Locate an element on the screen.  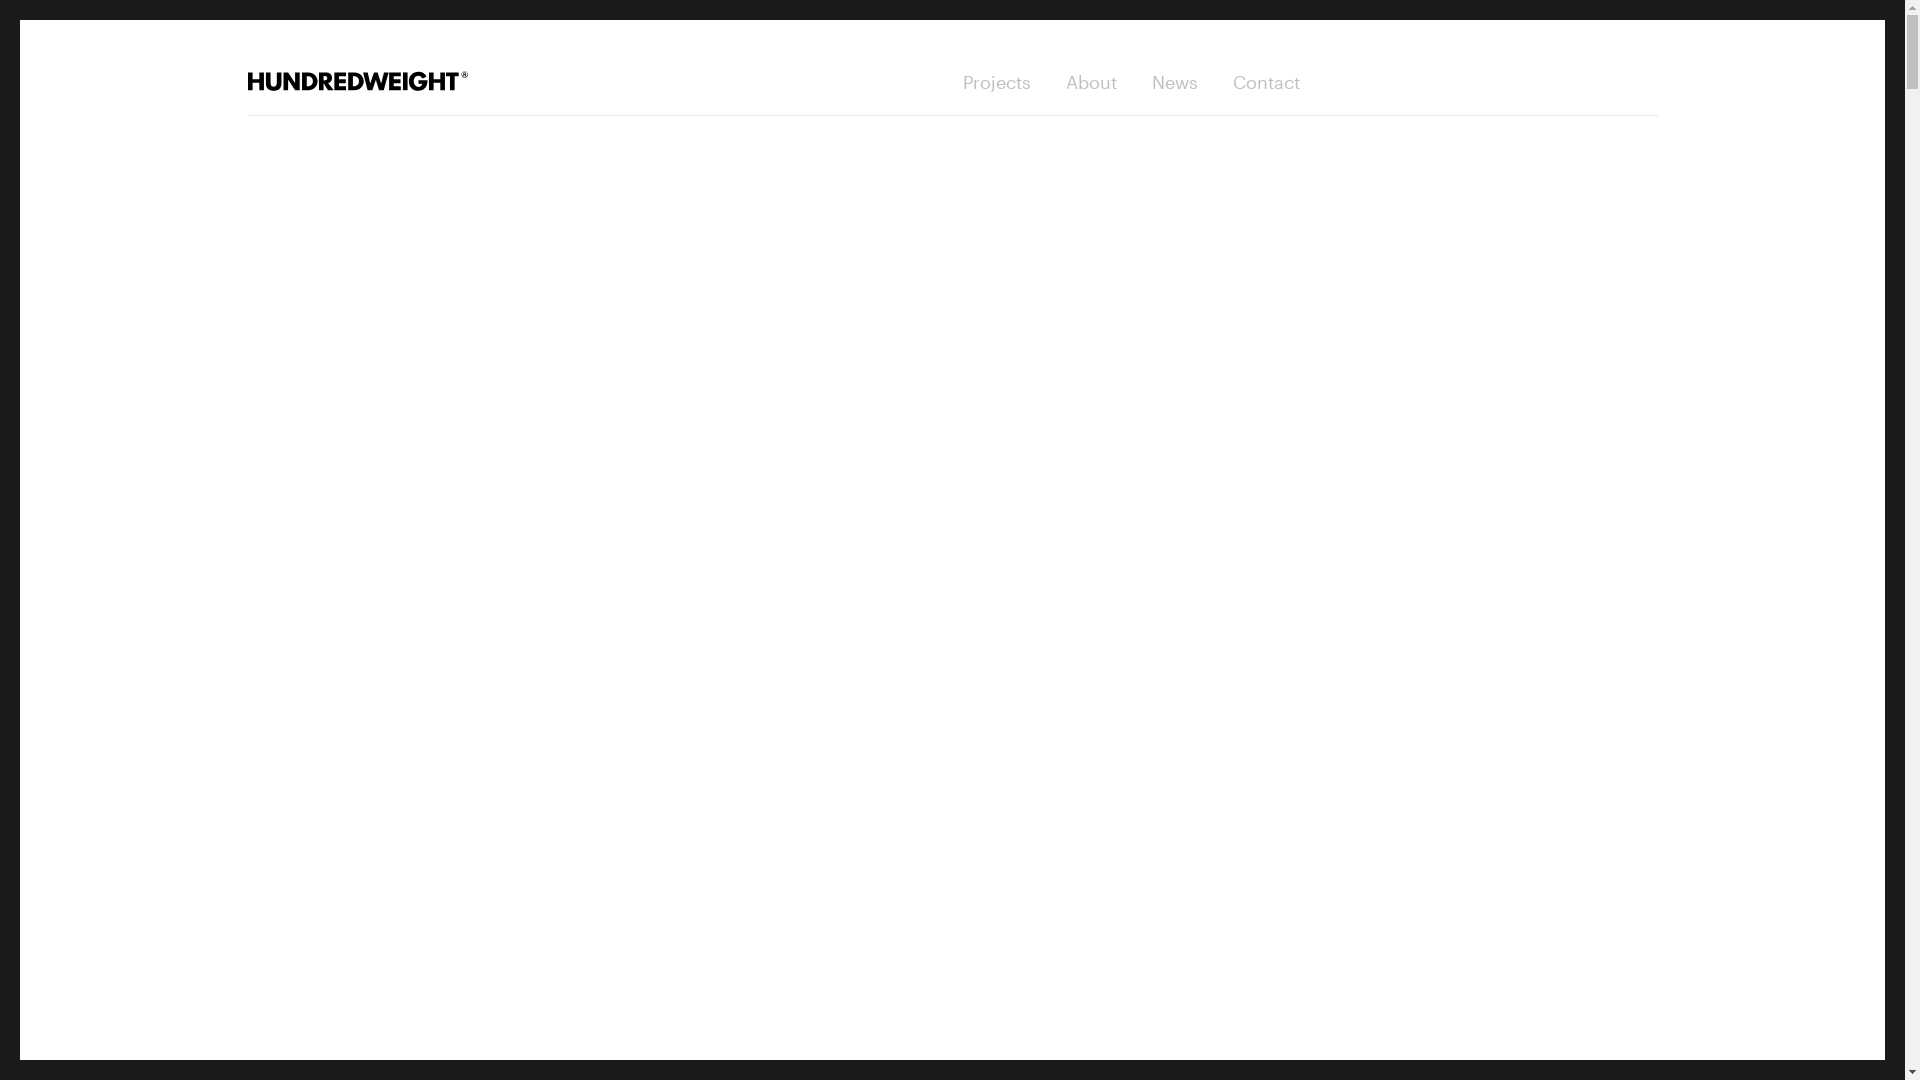
'About' is located at coordinates (1090, 80).